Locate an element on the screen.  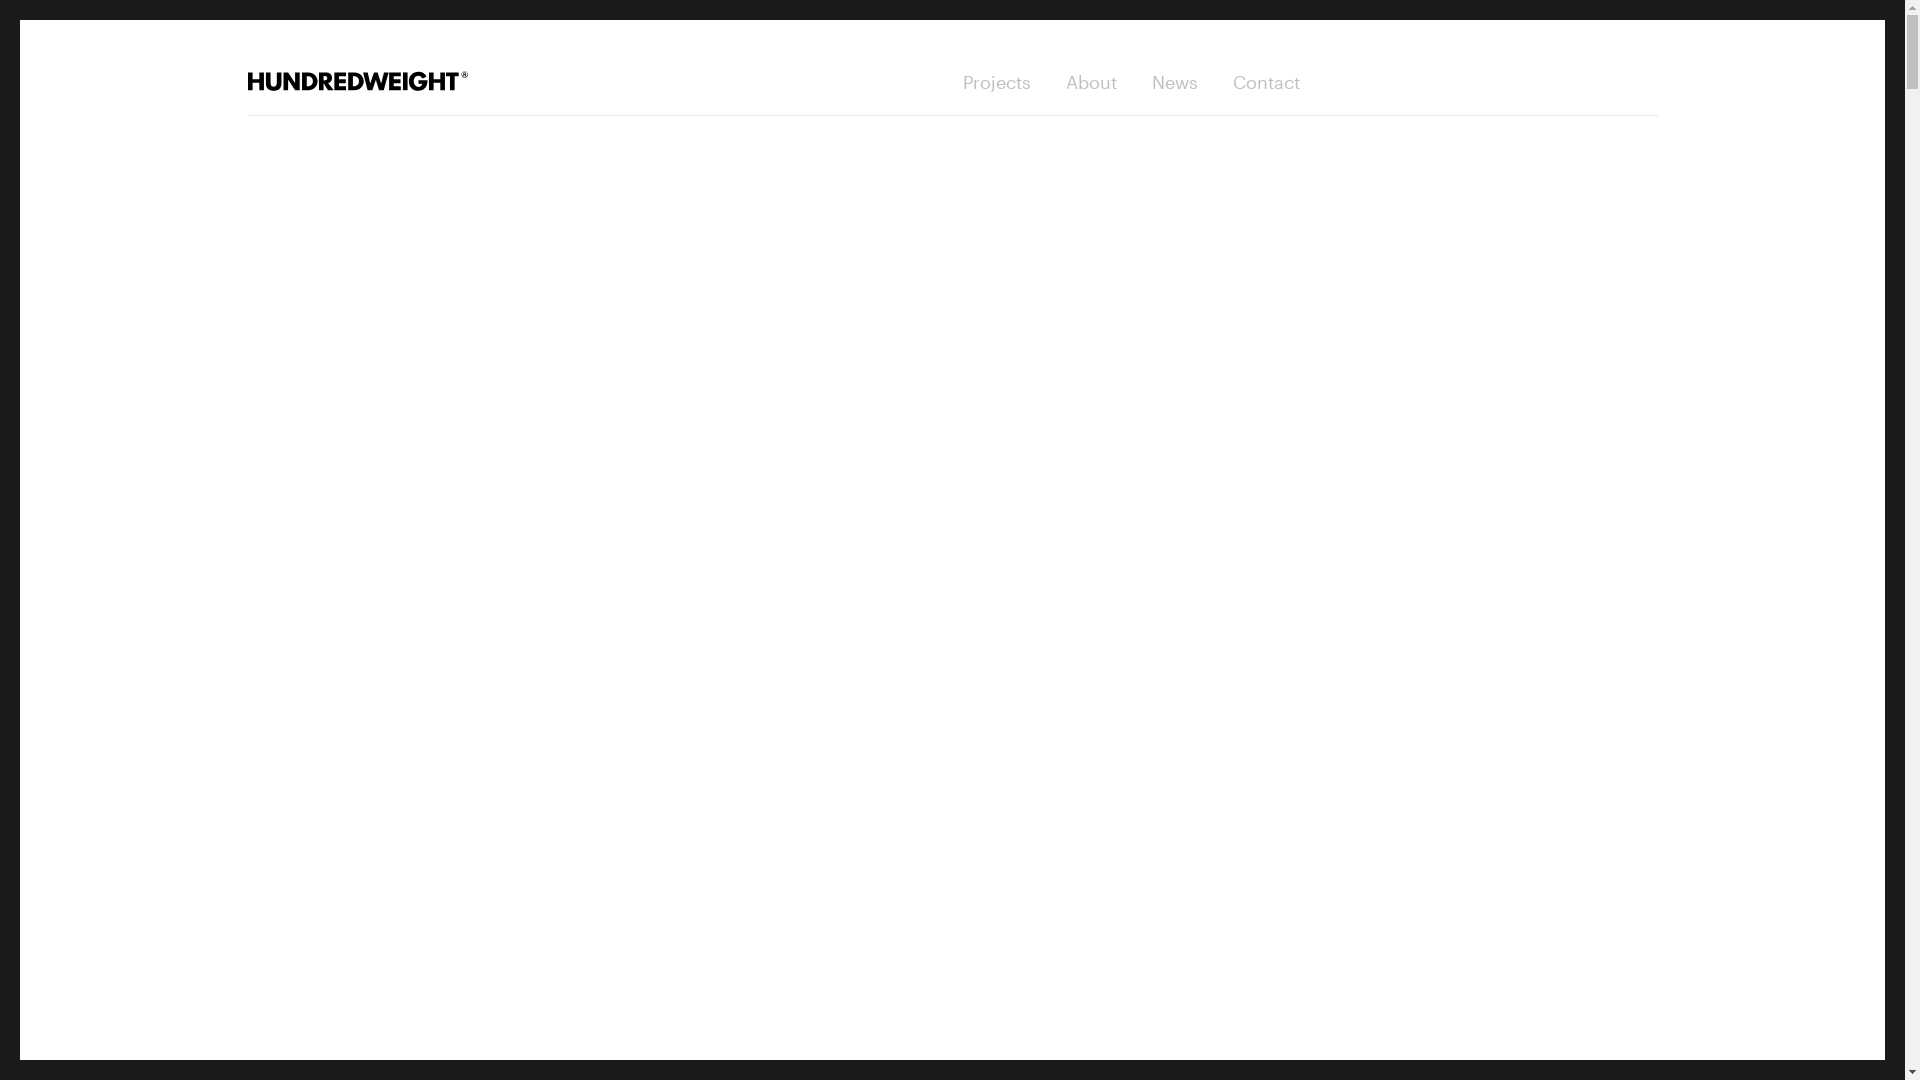
'About' is located at coordinates (1090, 80).